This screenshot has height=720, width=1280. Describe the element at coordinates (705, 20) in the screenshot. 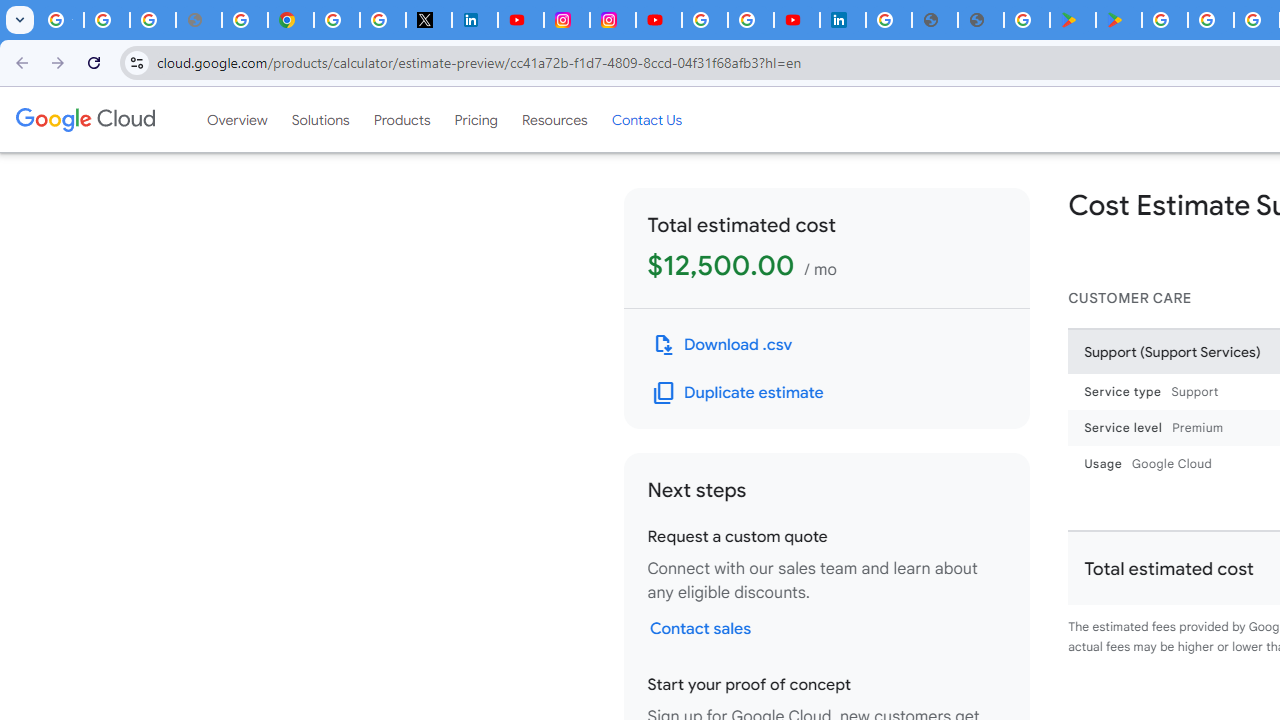

I see `'Sign in - Google Accounts'` at that location.